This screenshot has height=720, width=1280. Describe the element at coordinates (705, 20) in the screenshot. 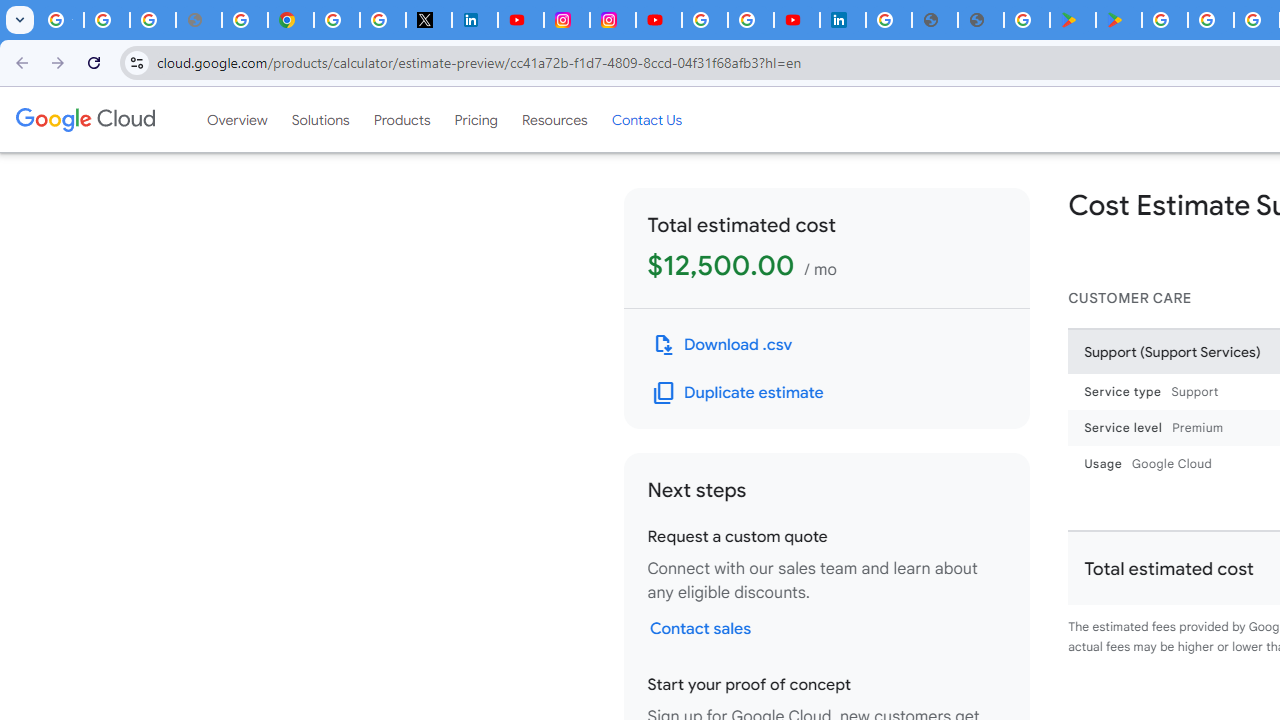

I see `'Sign in - Google Accounts'` at that location.